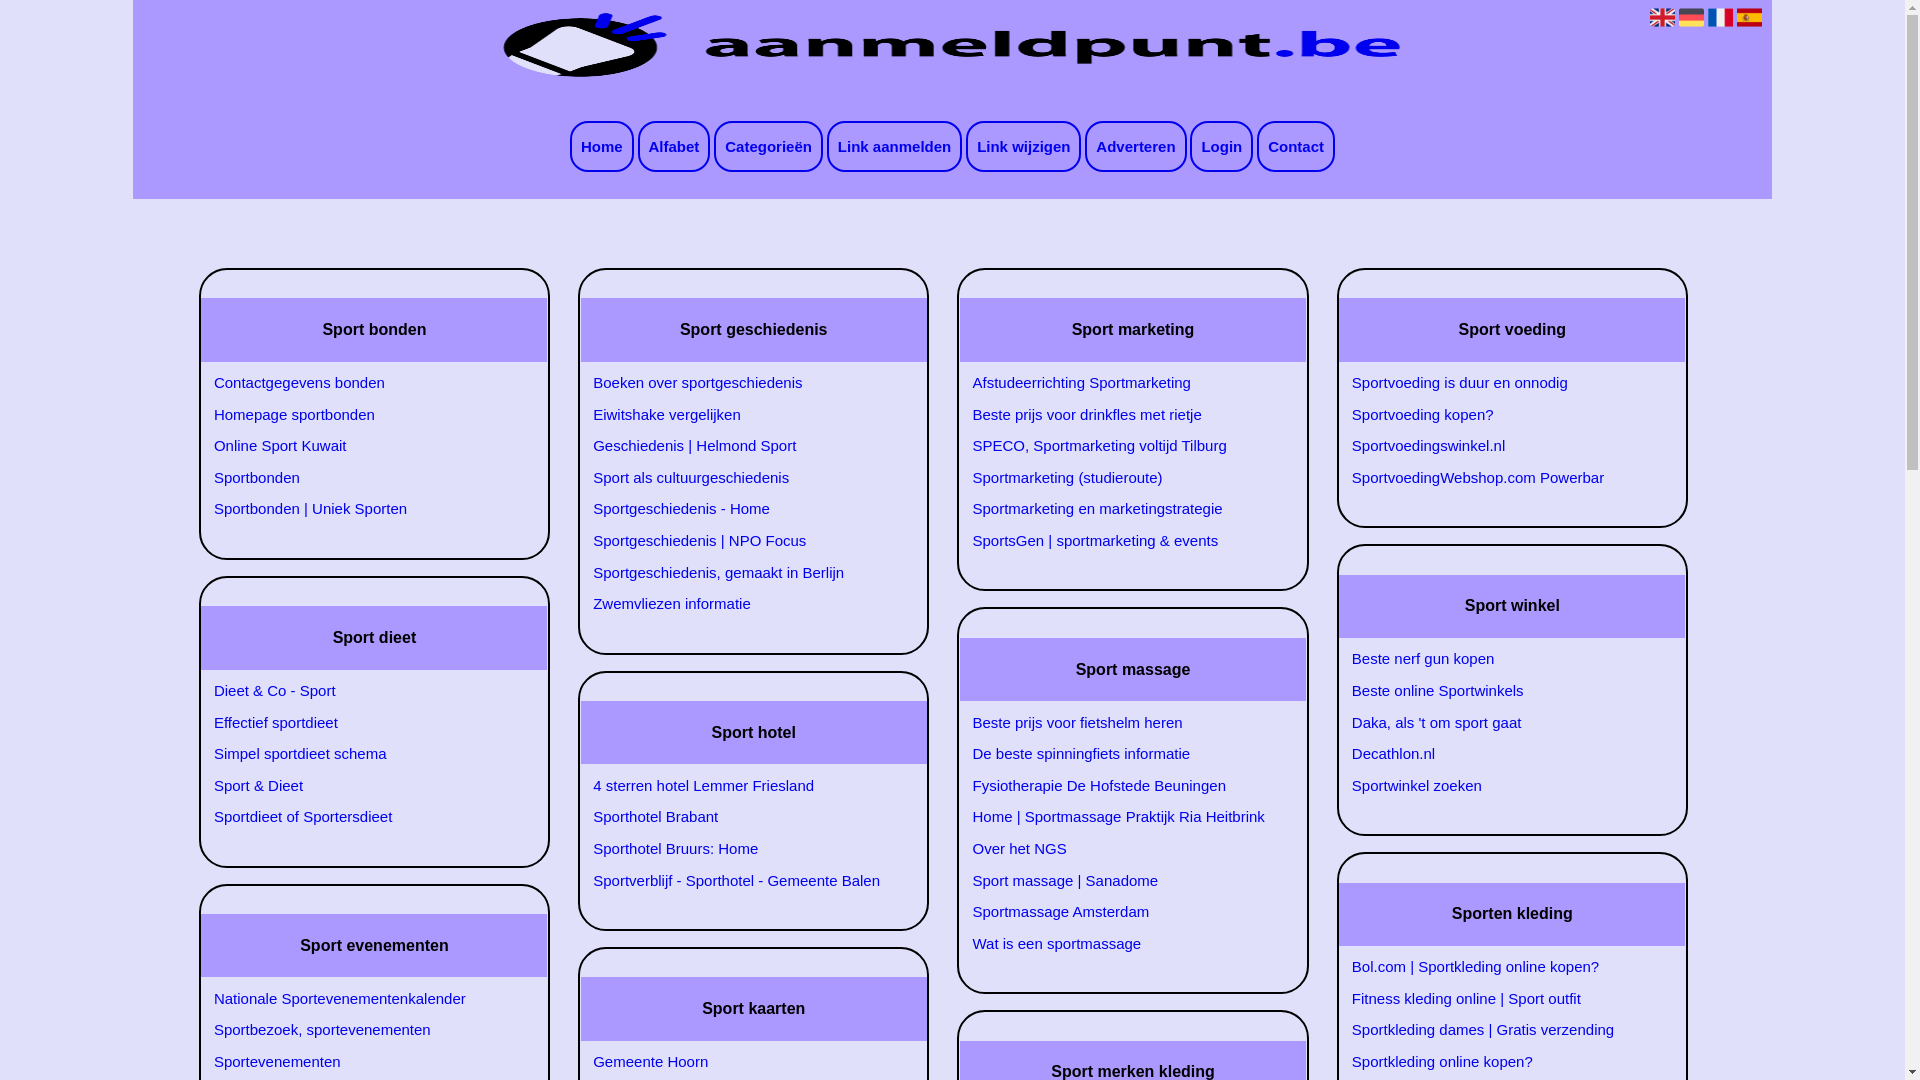  I want to click on 'Link aanmelden', so click(893, 145).